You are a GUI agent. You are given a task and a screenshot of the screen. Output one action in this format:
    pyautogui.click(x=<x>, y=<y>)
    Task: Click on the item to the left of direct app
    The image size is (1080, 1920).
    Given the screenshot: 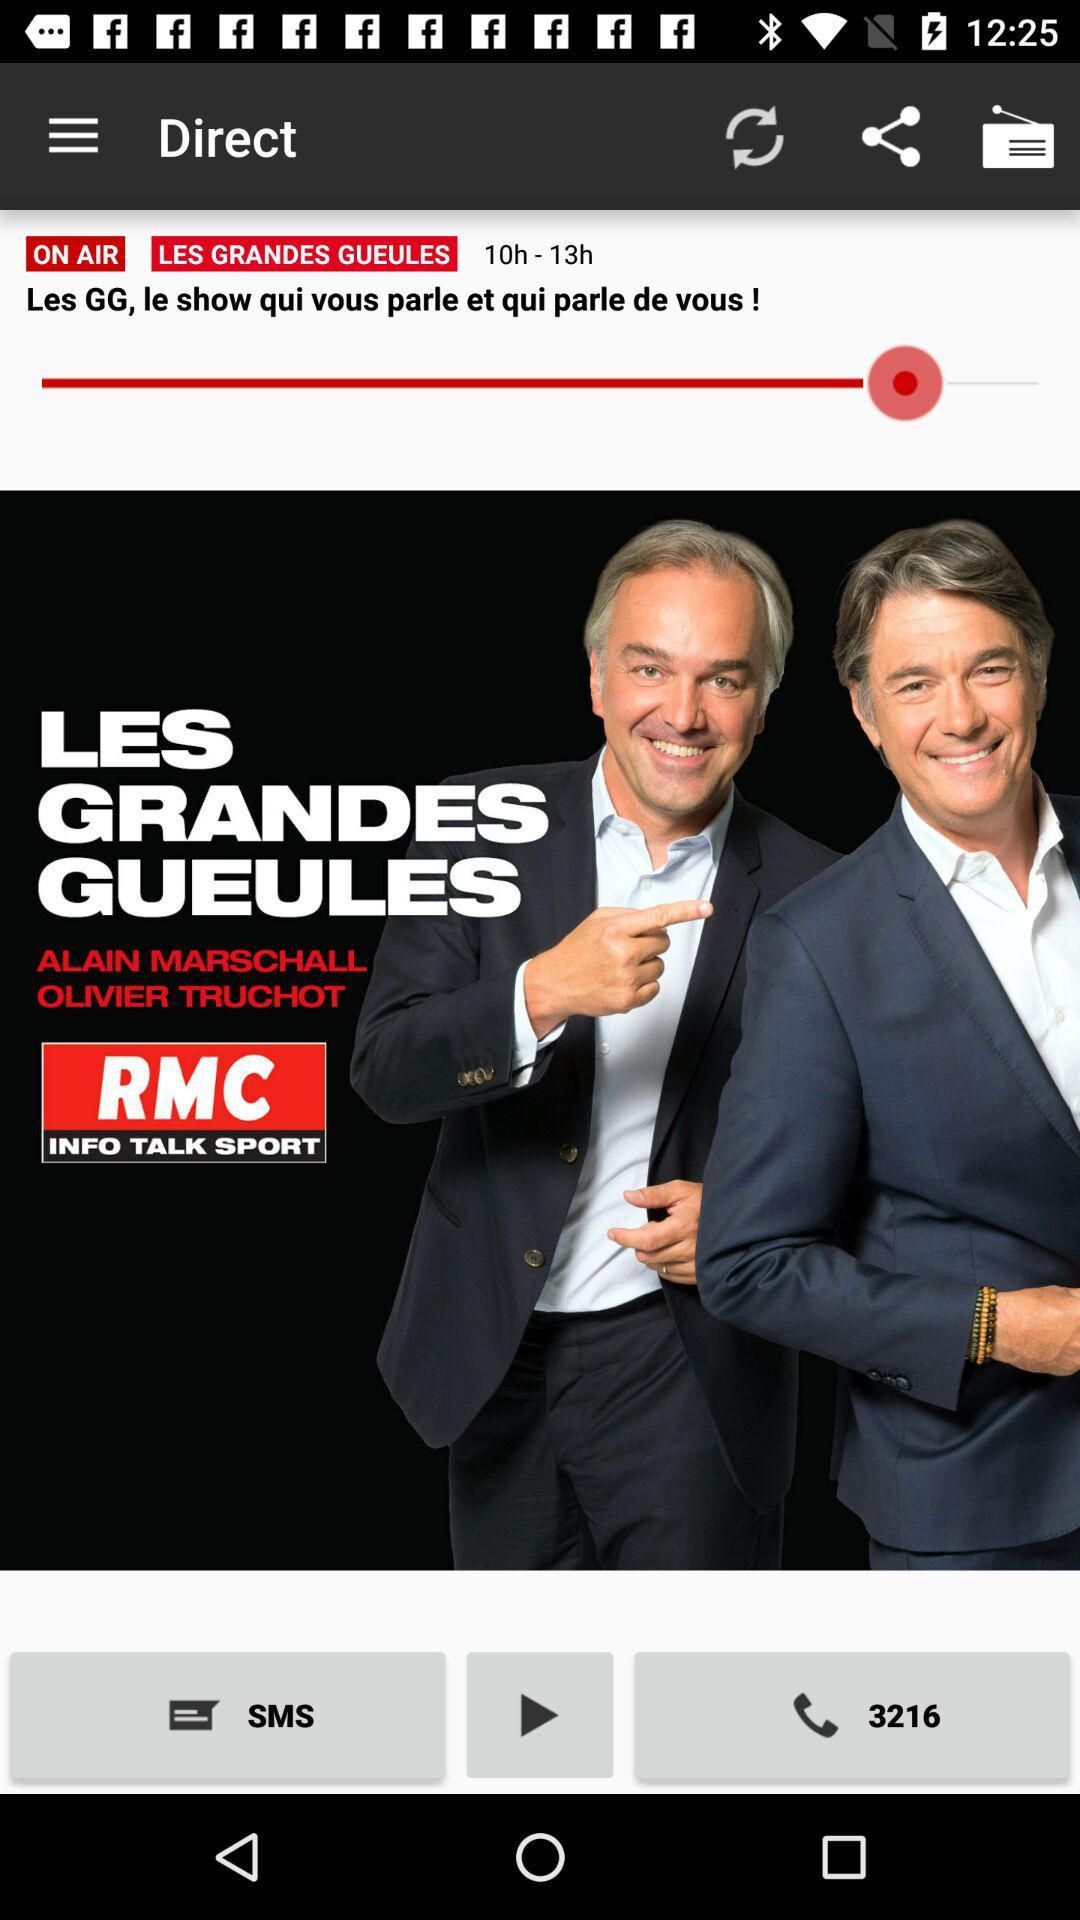 What is the action you would take?
    pyautogui.click(x=72, y=135)
    